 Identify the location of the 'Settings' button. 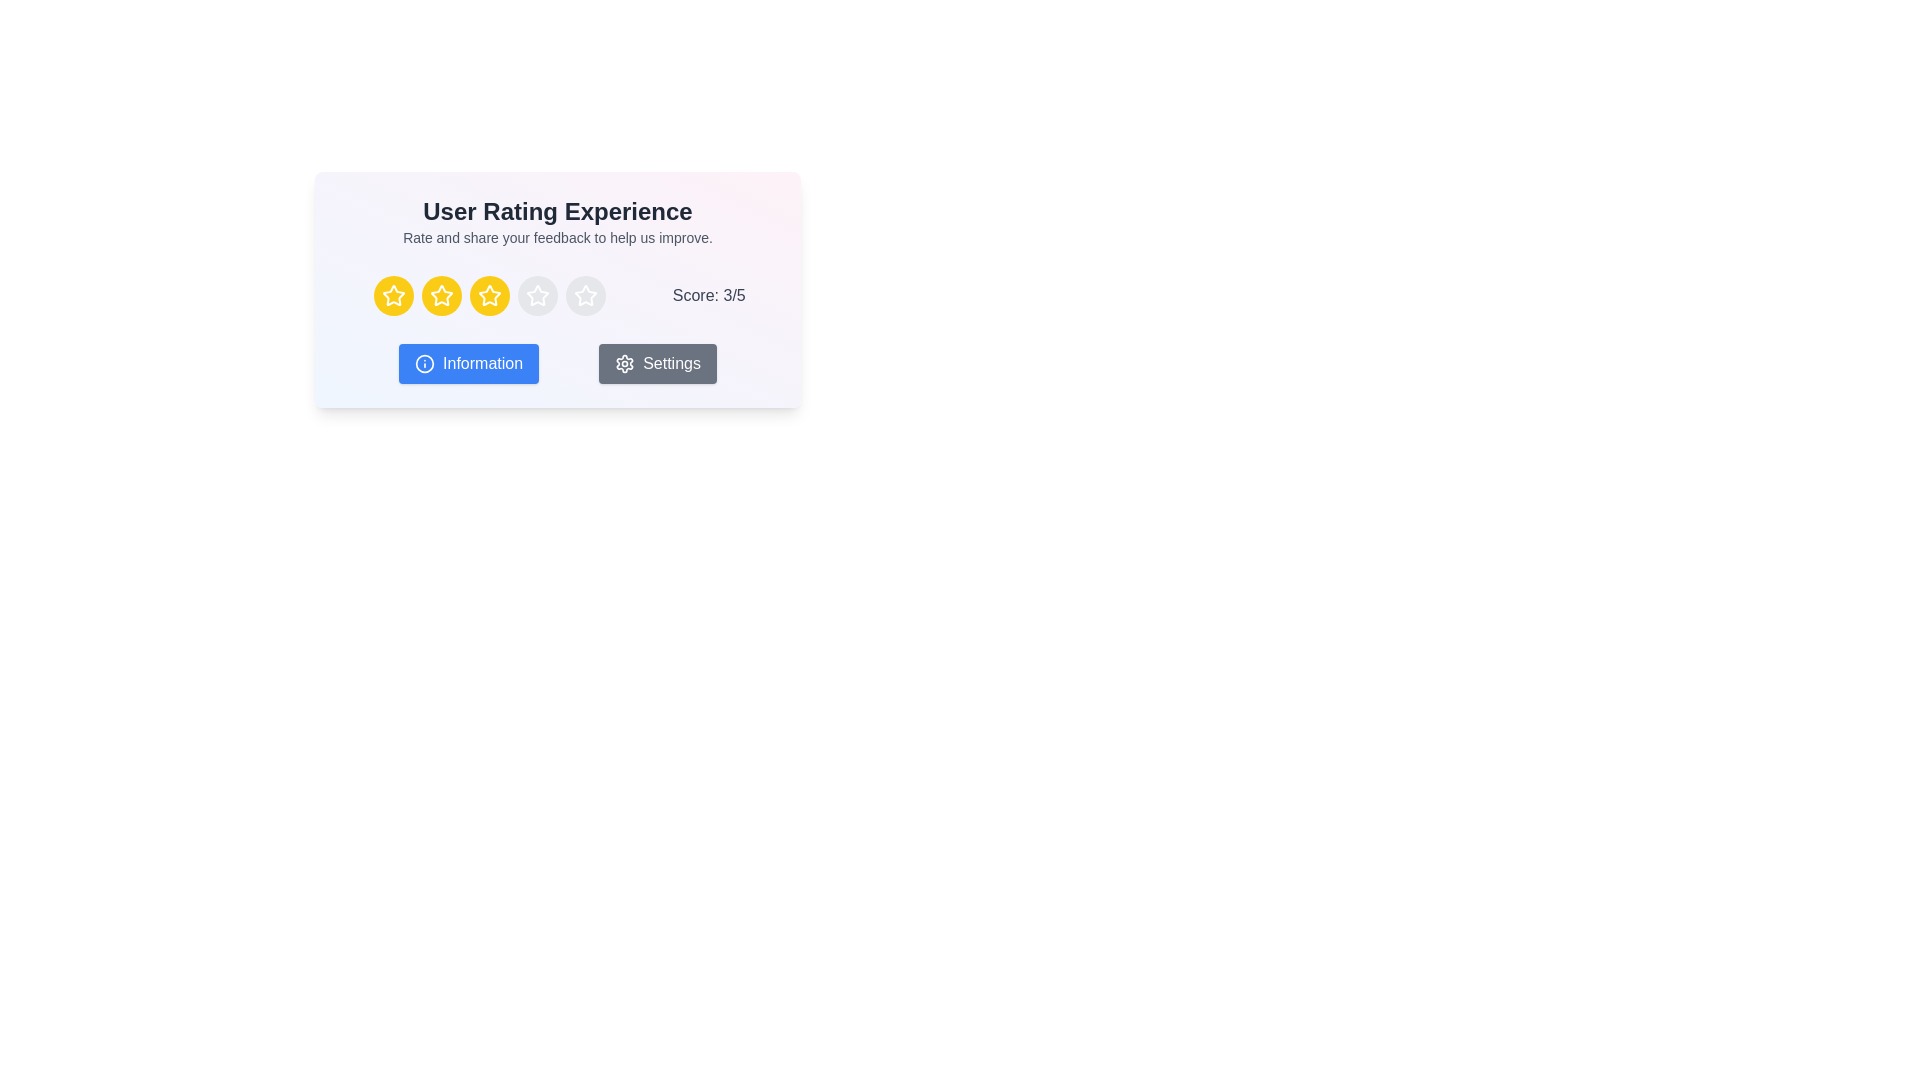
(657, 363).